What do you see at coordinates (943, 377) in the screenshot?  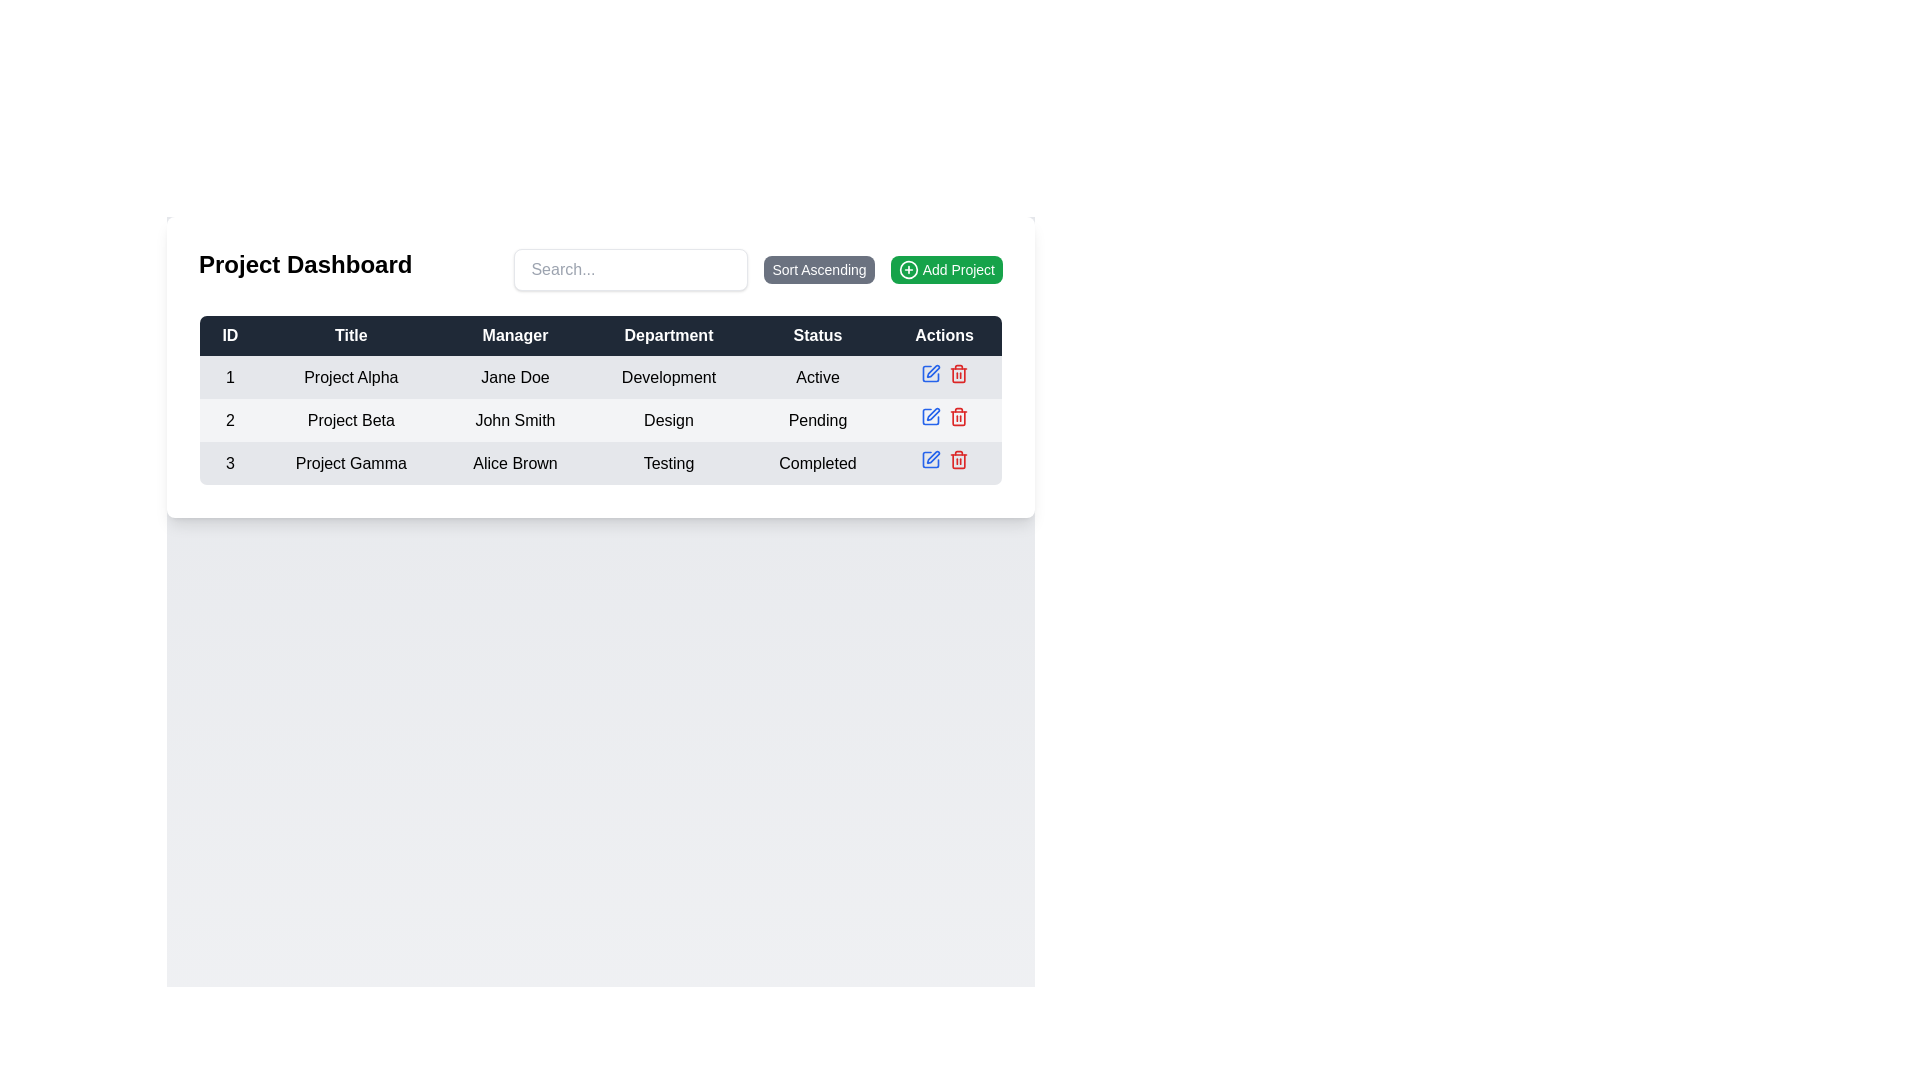 I see `the blue pen icon in the Button Group (Action Icons) located at the rightmost side of the 'Actions' column in the first row of the table` at bounding box center [943, 377].